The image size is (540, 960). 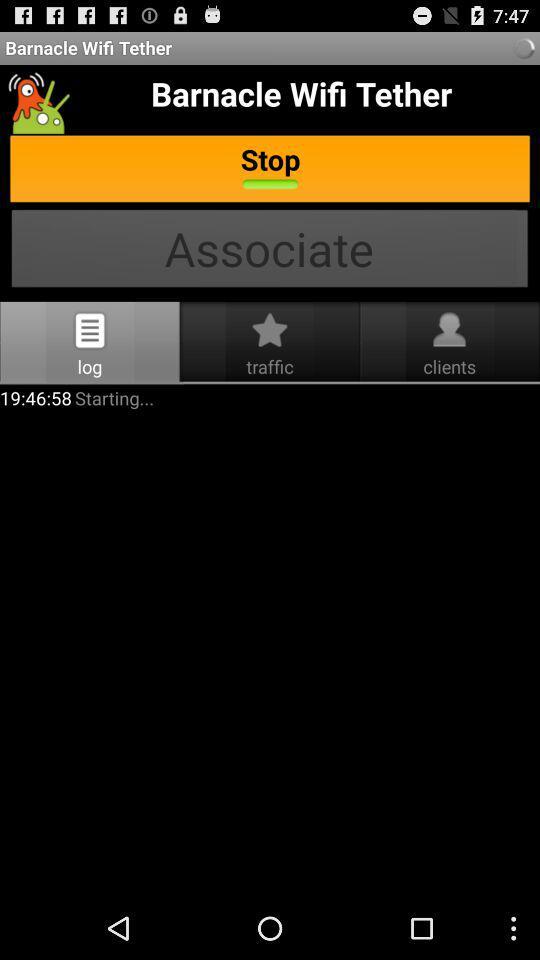 I want to click on item above associate button, so click(x=270, y=169).